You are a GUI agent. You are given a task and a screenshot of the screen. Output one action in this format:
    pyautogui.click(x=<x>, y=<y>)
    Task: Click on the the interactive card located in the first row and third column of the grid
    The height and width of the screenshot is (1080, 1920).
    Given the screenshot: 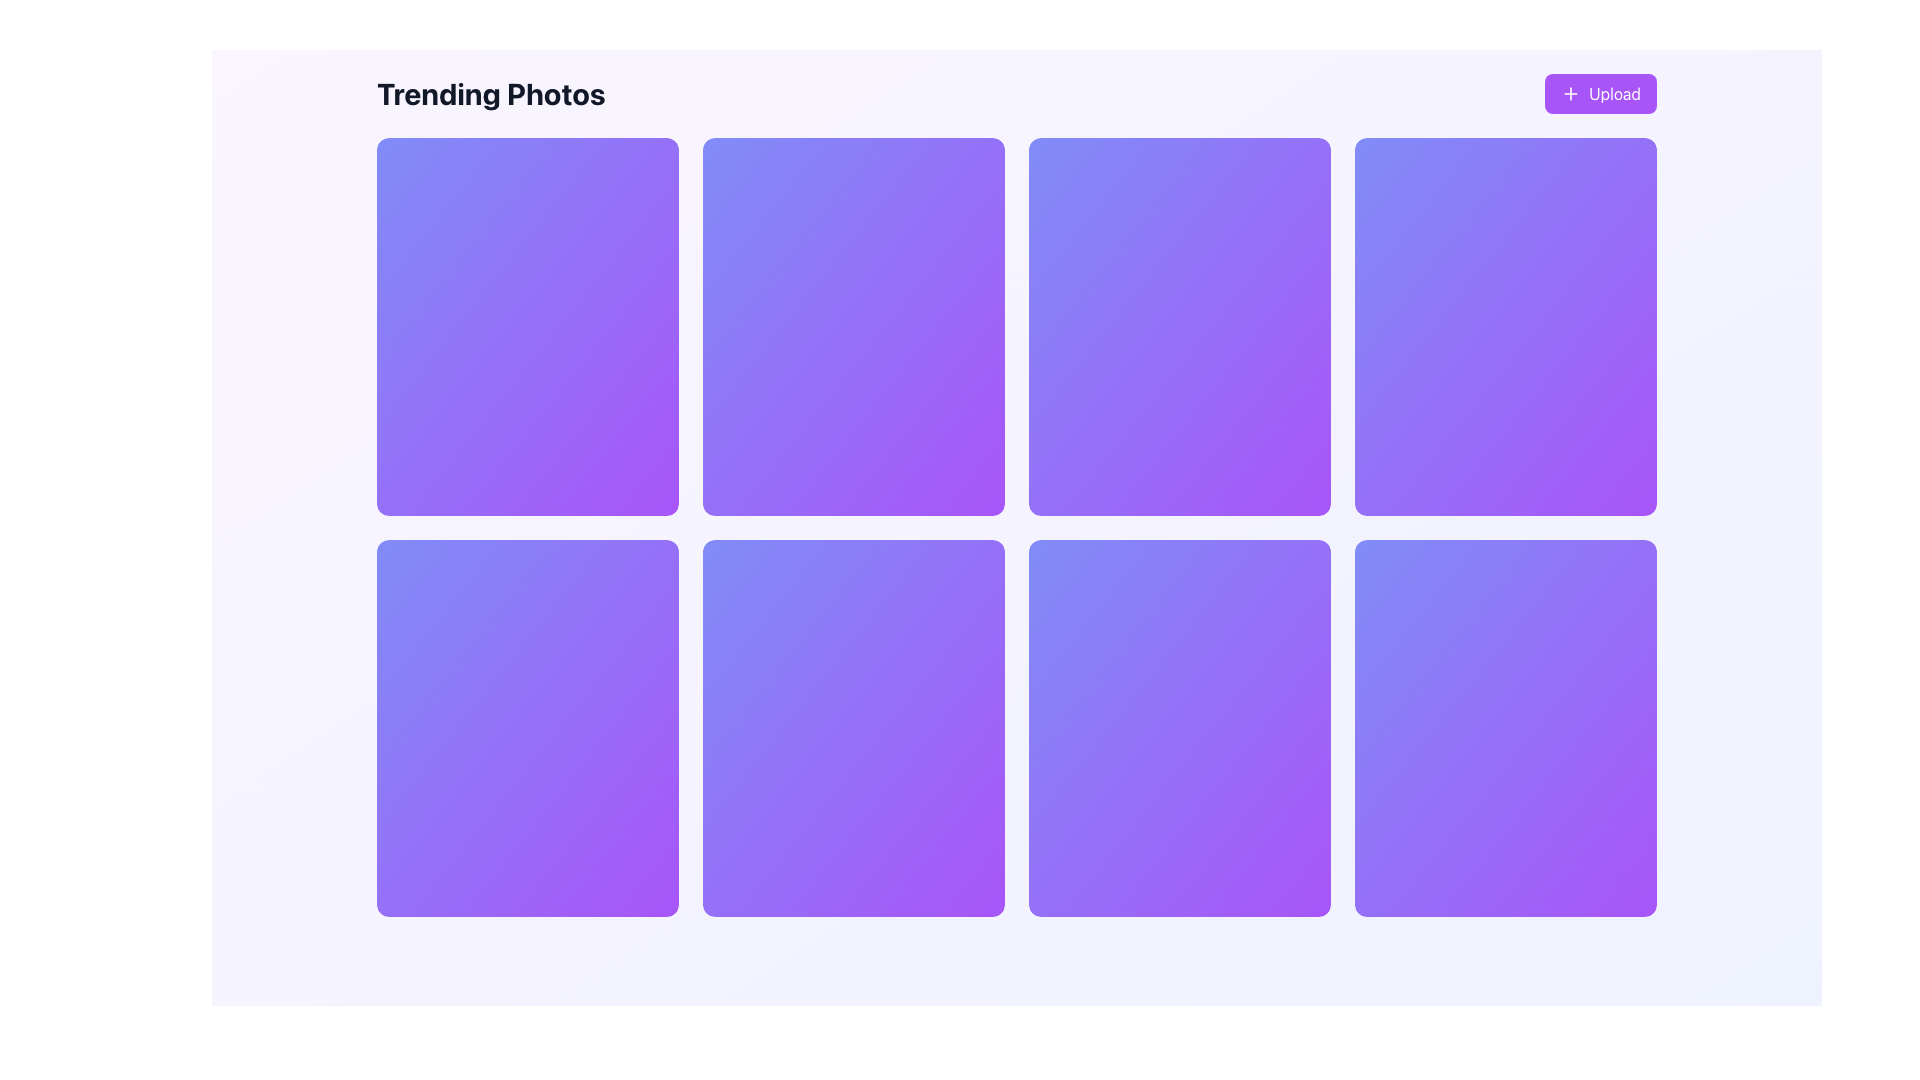 What is the action you would take?
    pyautogui.click(x=1180, y=325)
    